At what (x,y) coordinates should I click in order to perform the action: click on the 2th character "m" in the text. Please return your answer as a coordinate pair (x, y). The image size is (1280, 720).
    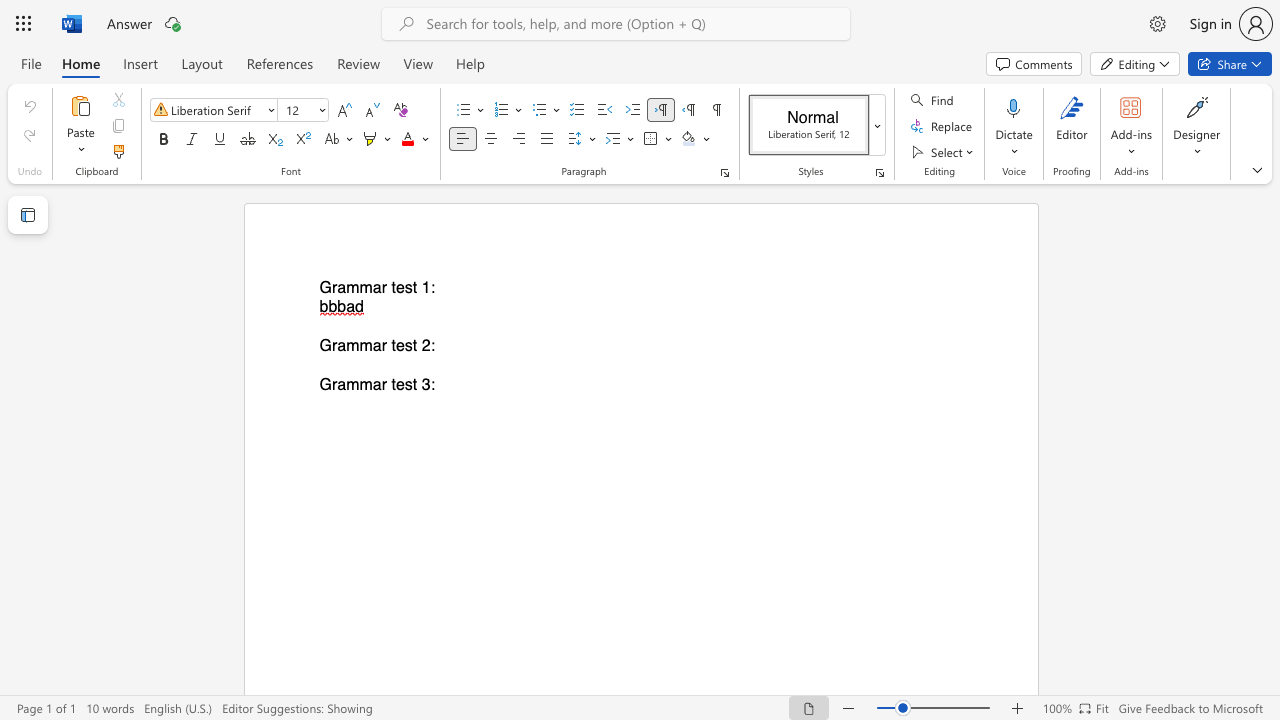
    Looking at the image, I should click on (366, 385).